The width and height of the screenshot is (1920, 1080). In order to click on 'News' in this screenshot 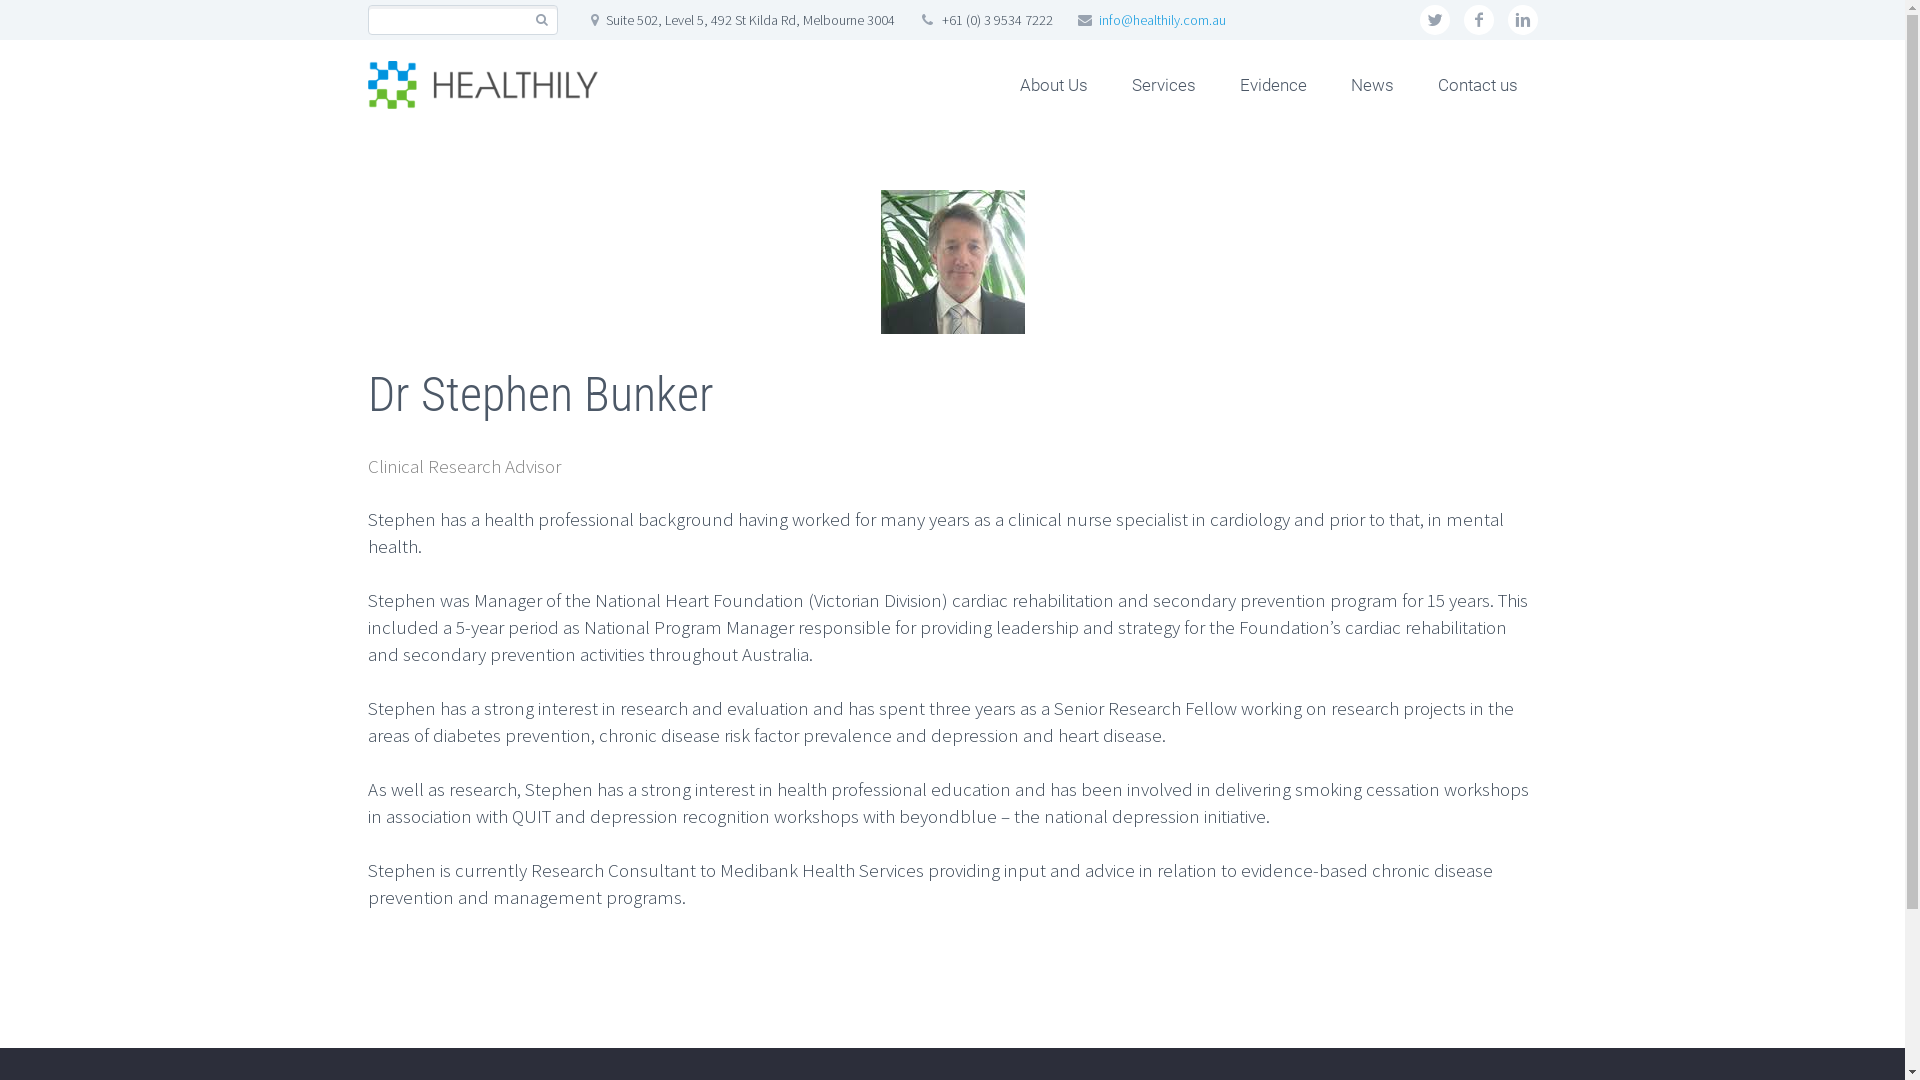, I will do `click(1370, 83)`.